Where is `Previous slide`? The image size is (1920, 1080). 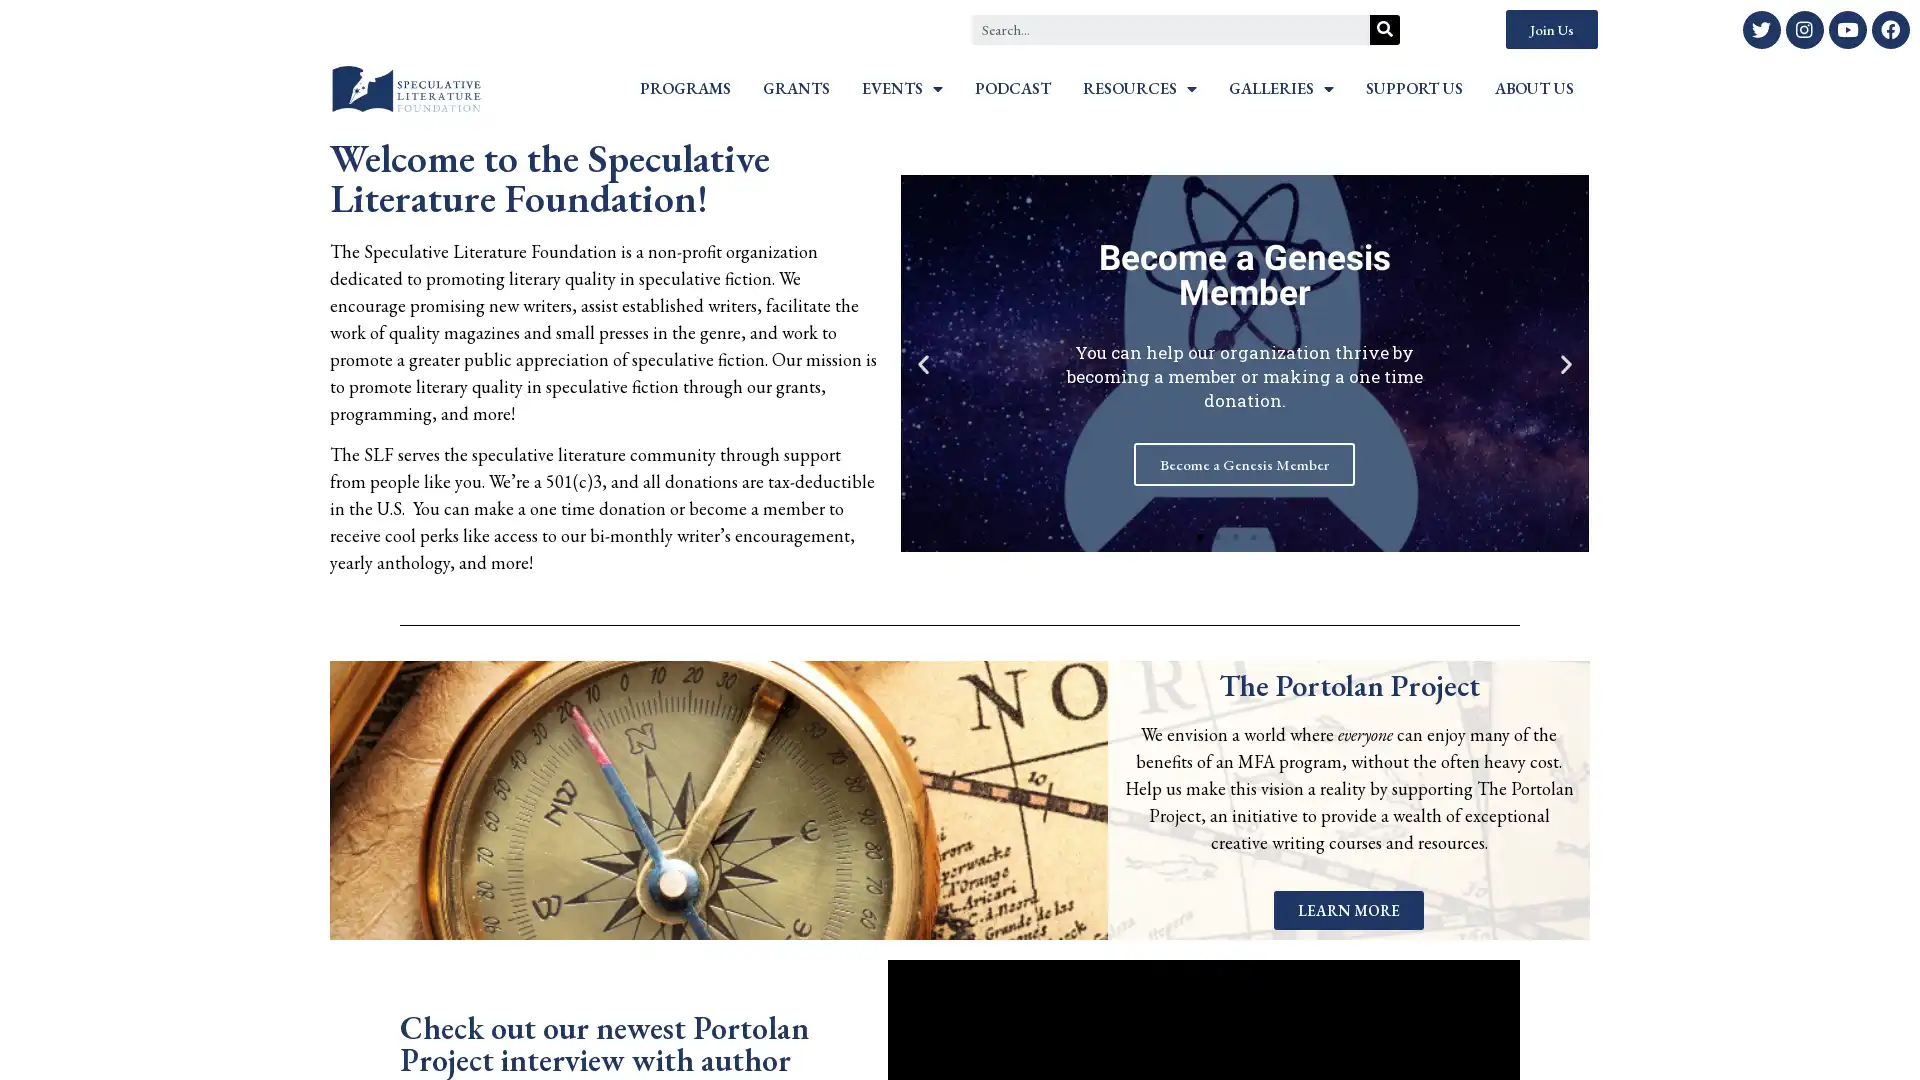
Previous slide is located at coordinates (921, 363).